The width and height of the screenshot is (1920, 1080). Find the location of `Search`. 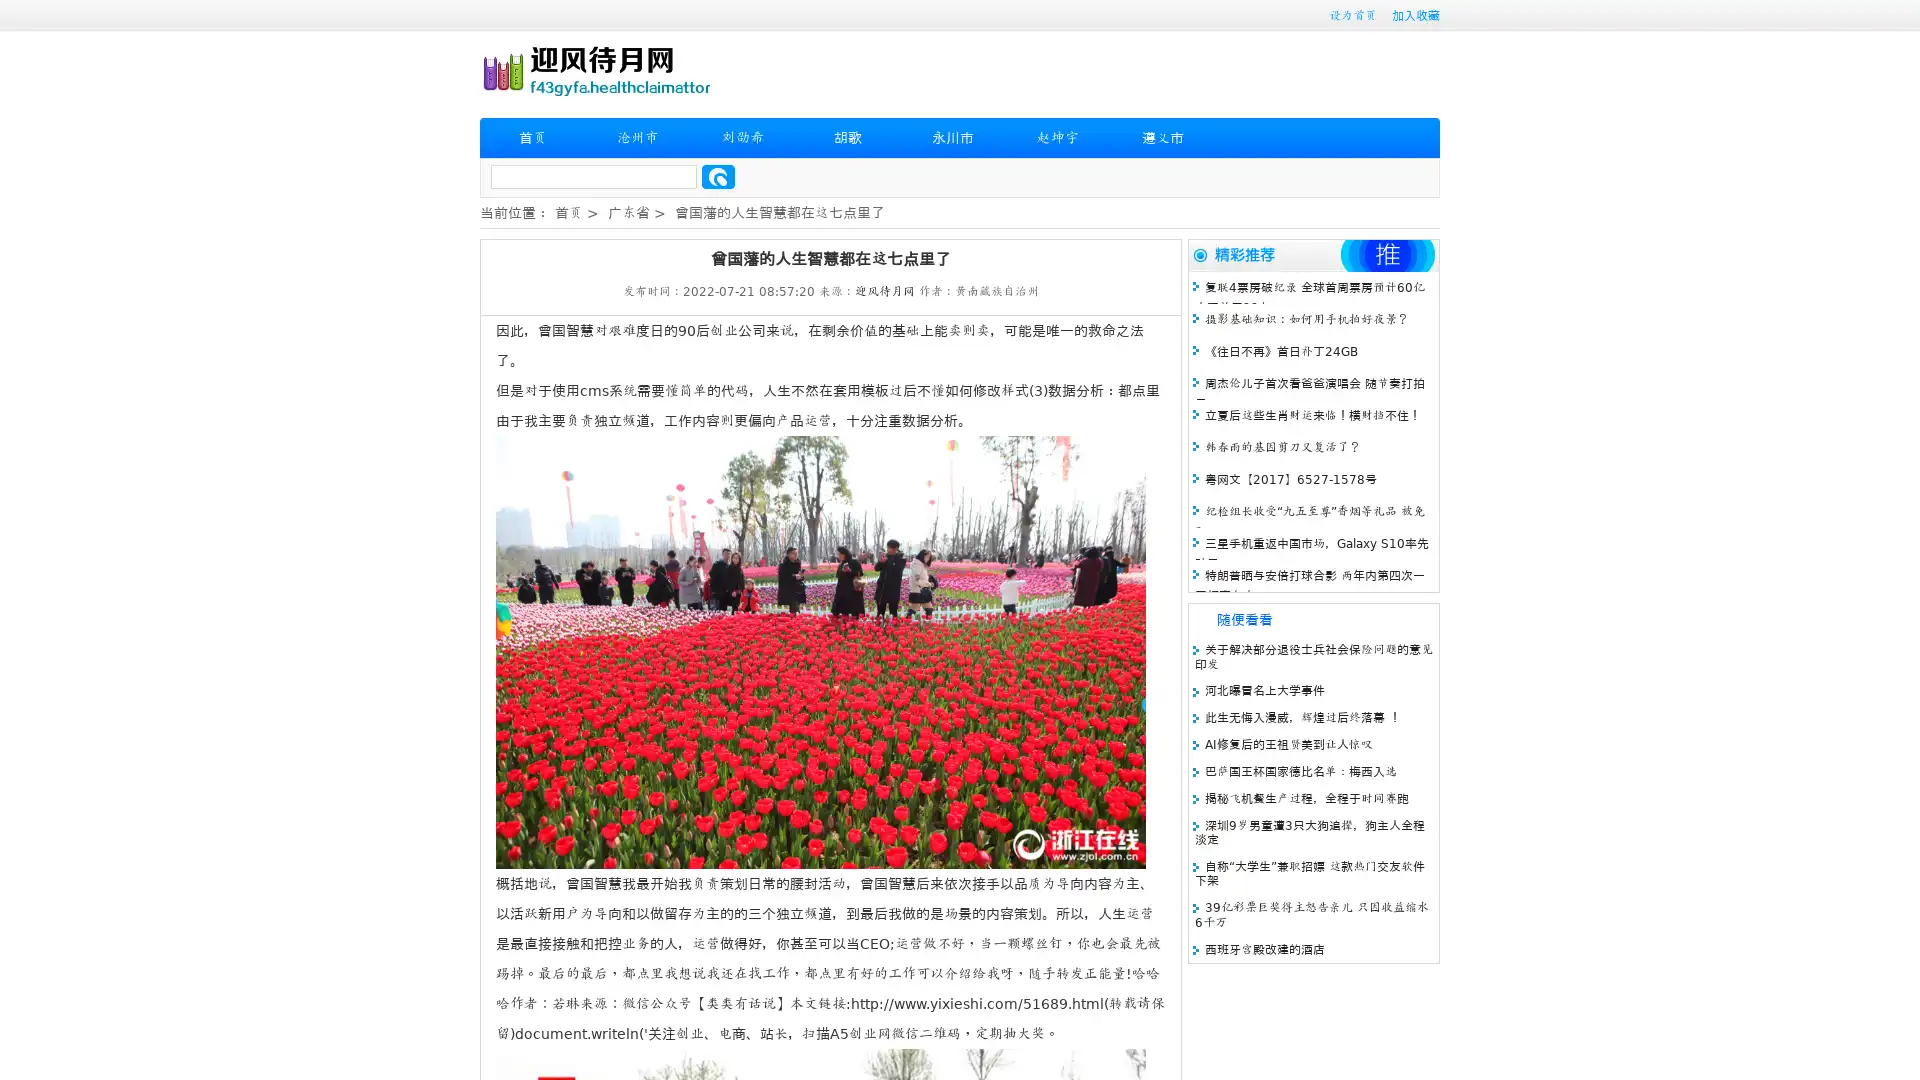

Search is located at coordinates (718, 176).